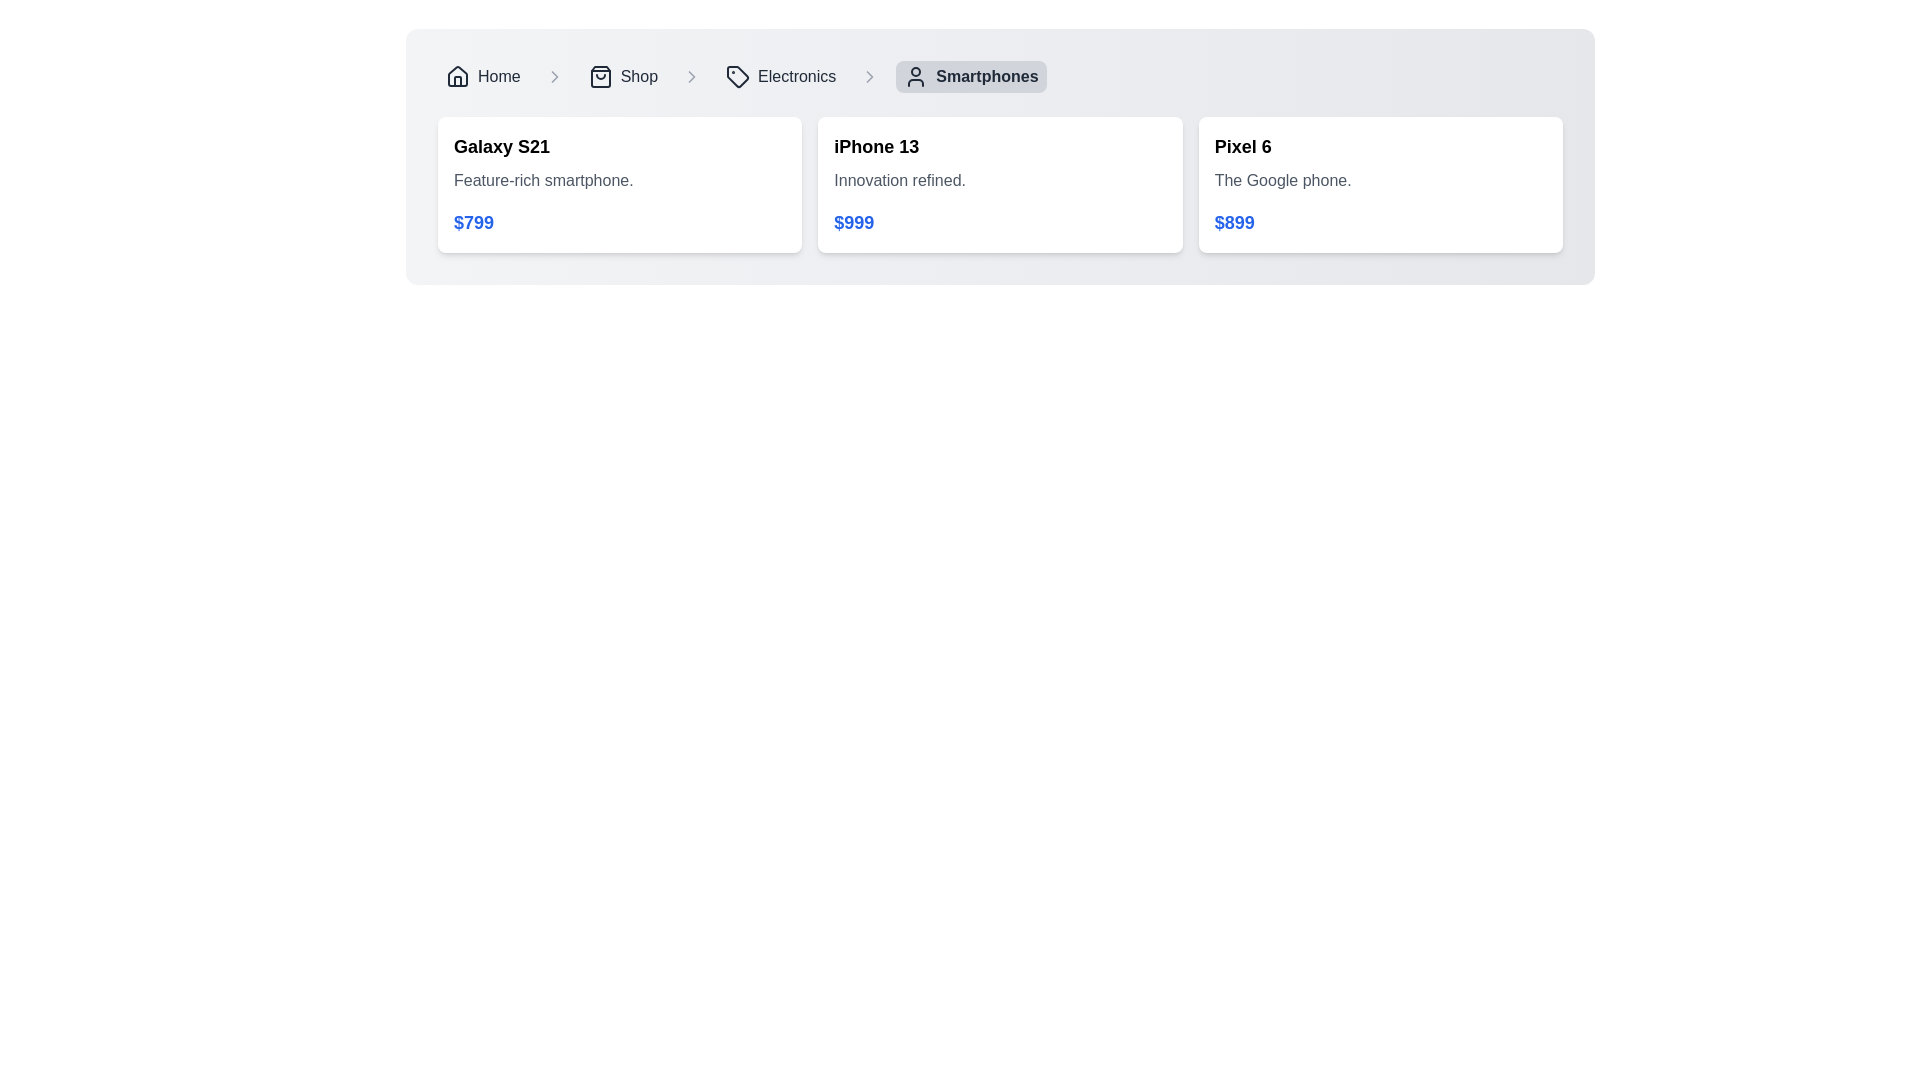  What do you see at coordinates (780, 76) in the screenshot?
I see `the third breadcrumb link labeled 'Electronics' in the navigation bar` at bounding box center [780, 76].